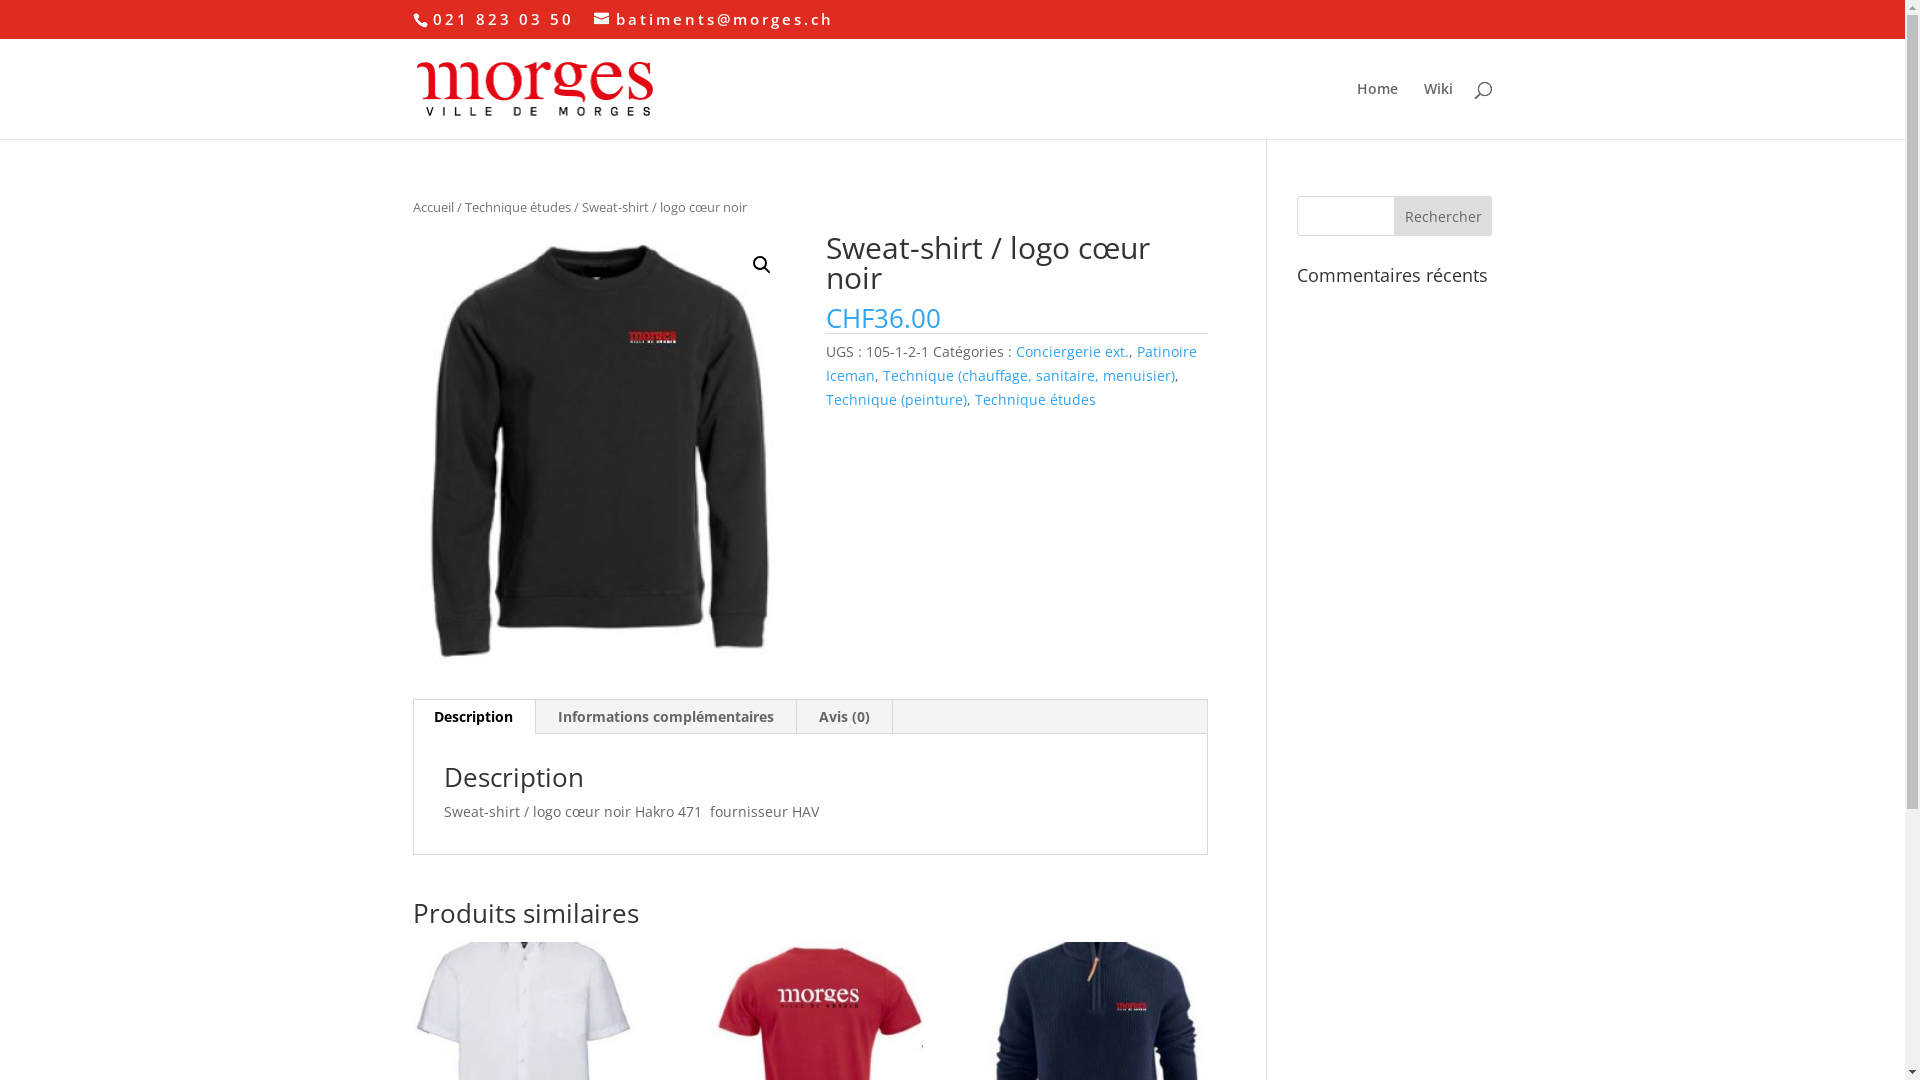 The height and width of the screenshot is (1080, 1920). I want to click on 'Rechercher', so click(1443, 216).